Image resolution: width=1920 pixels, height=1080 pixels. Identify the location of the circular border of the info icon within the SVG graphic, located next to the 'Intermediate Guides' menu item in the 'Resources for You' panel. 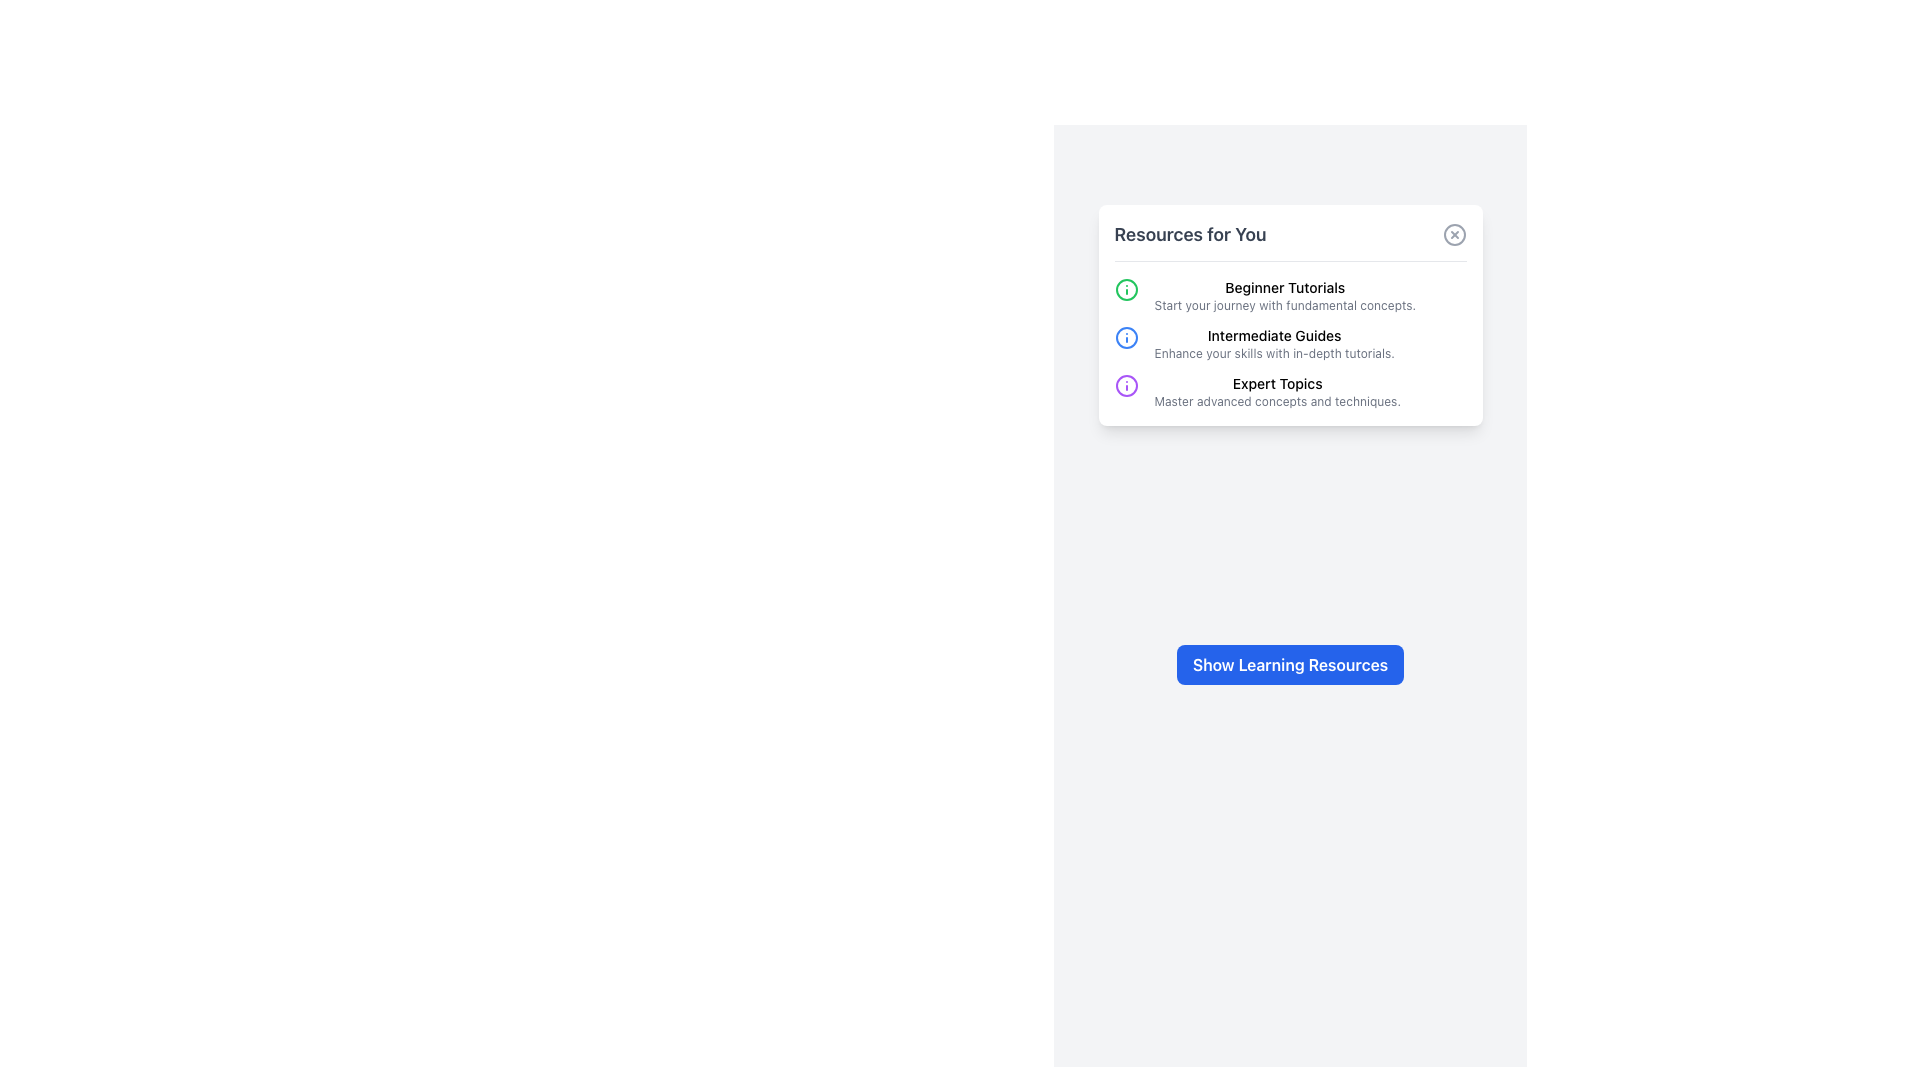
(1126, 289).